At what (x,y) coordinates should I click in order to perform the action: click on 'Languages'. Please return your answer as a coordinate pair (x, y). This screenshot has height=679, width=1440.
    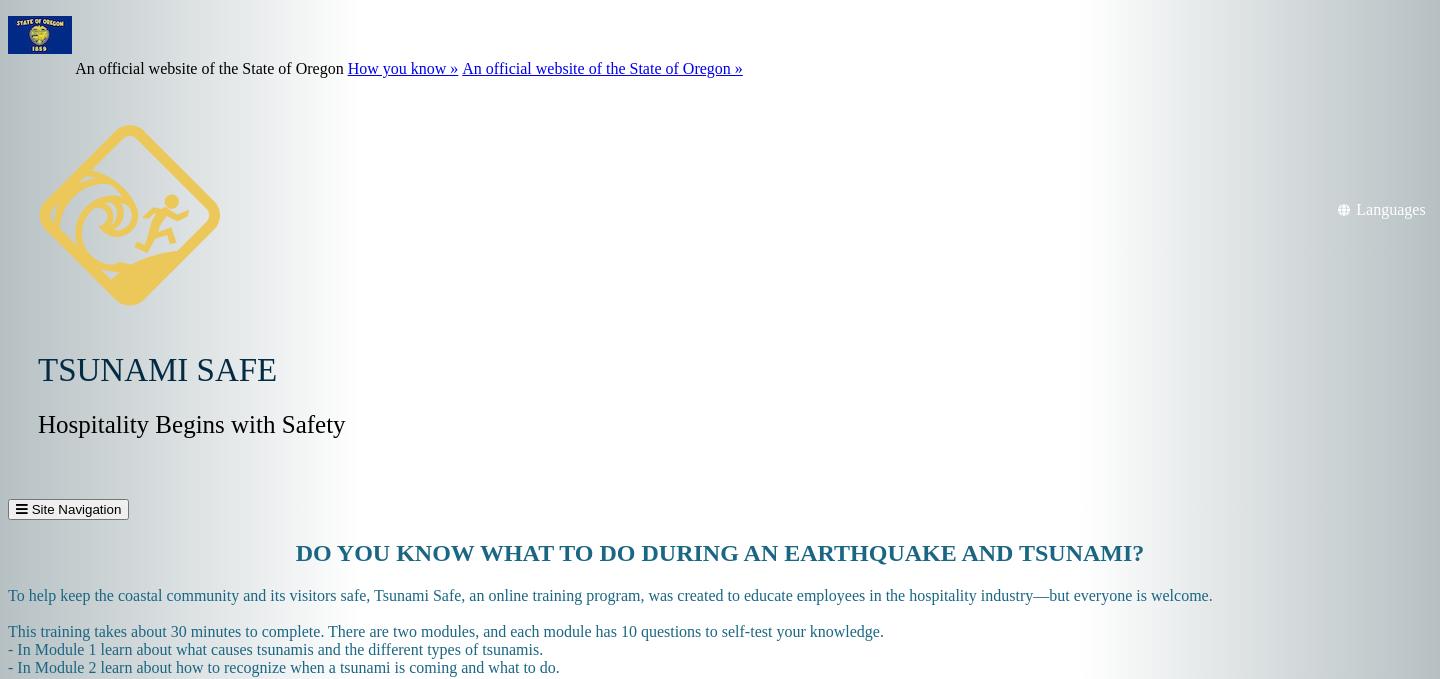
    Looking at the image, I should click on (1390, 208).